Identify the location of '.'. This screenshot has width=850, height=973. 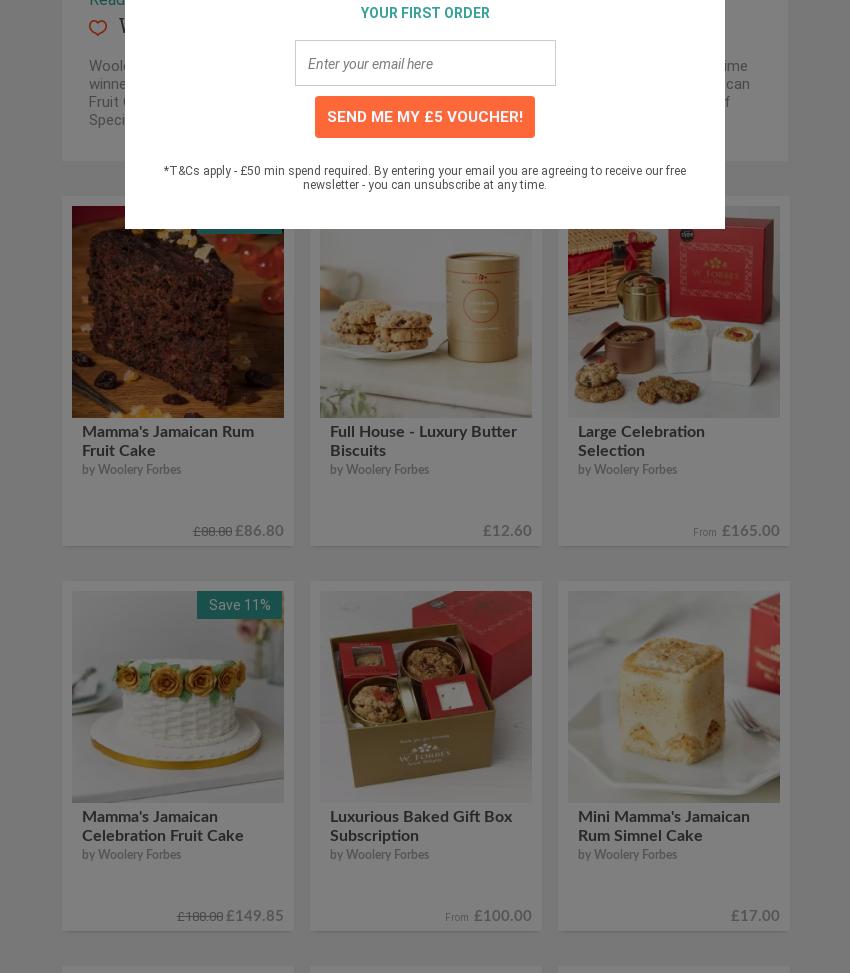
(604, 77).